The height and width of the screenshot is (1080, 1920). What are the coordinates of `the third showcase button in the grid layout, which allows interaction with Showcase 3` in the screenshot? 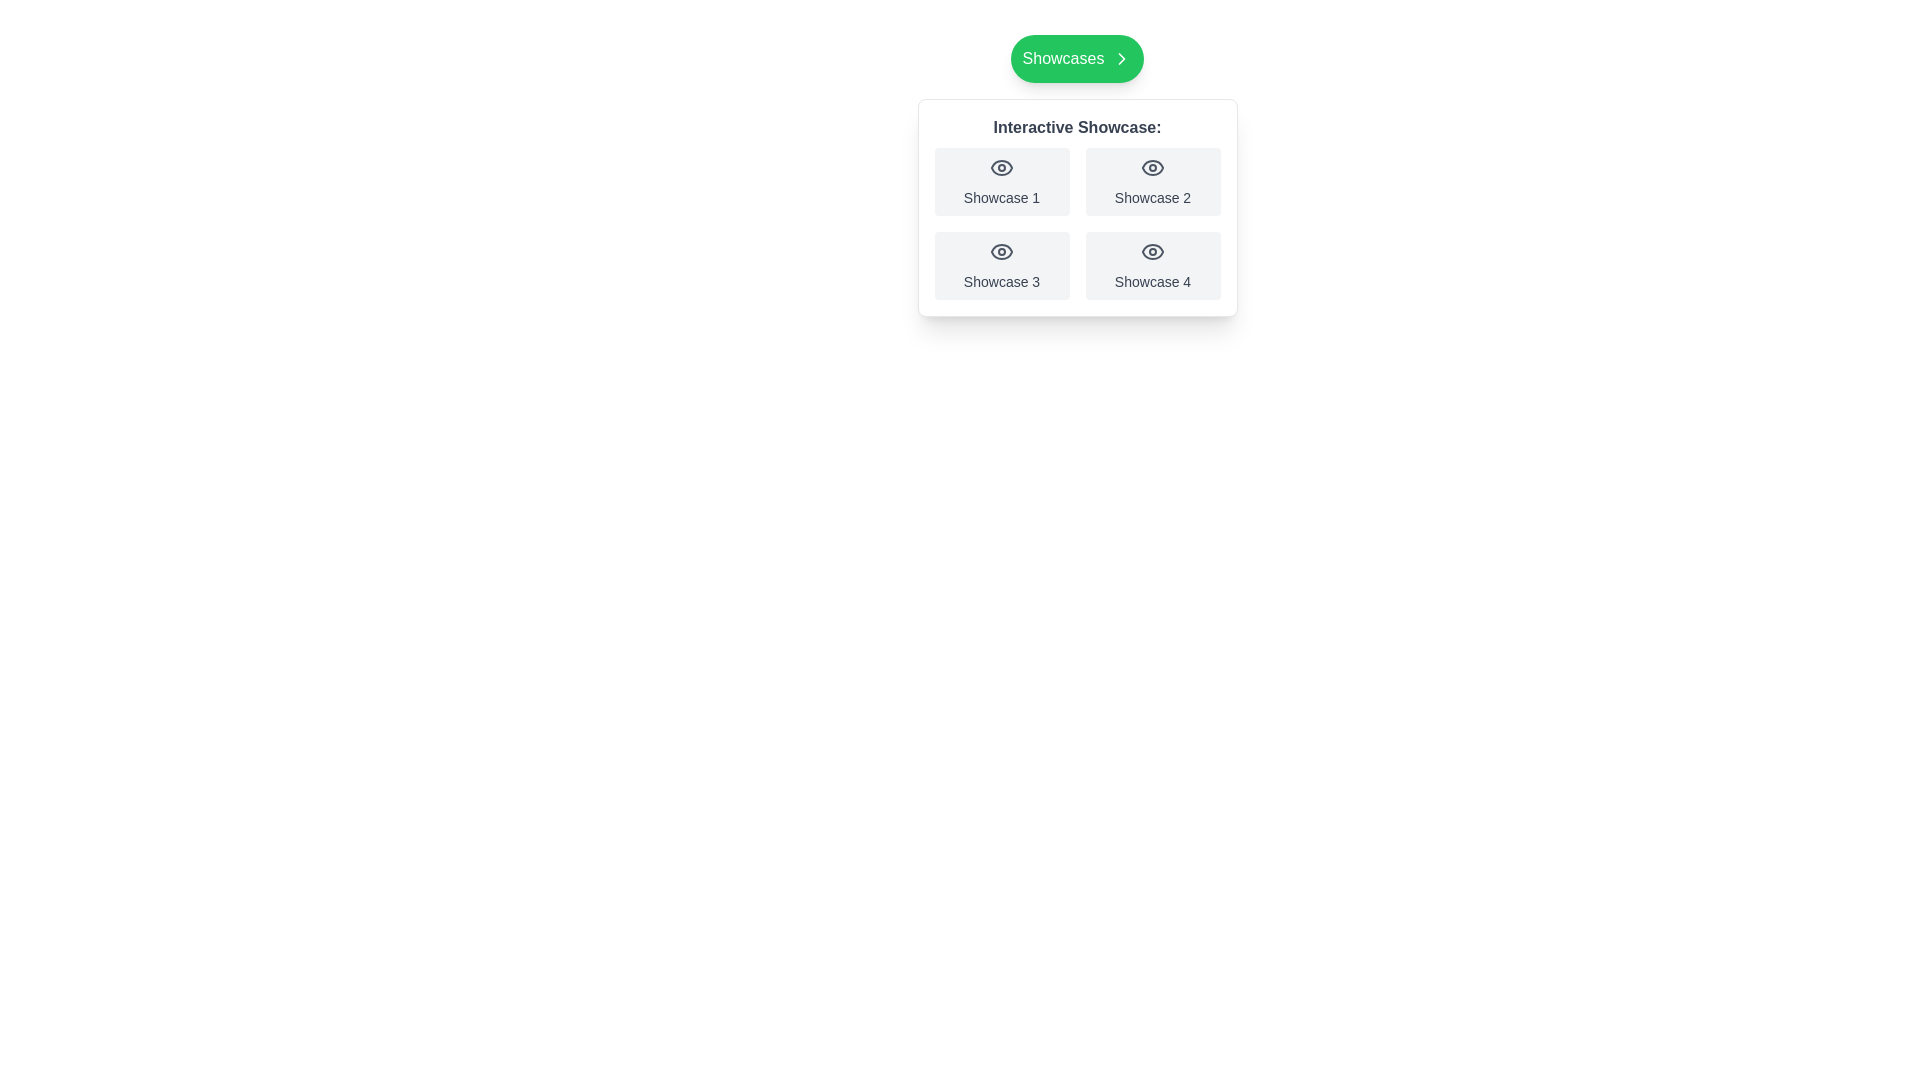 It's located at (1002, 265).